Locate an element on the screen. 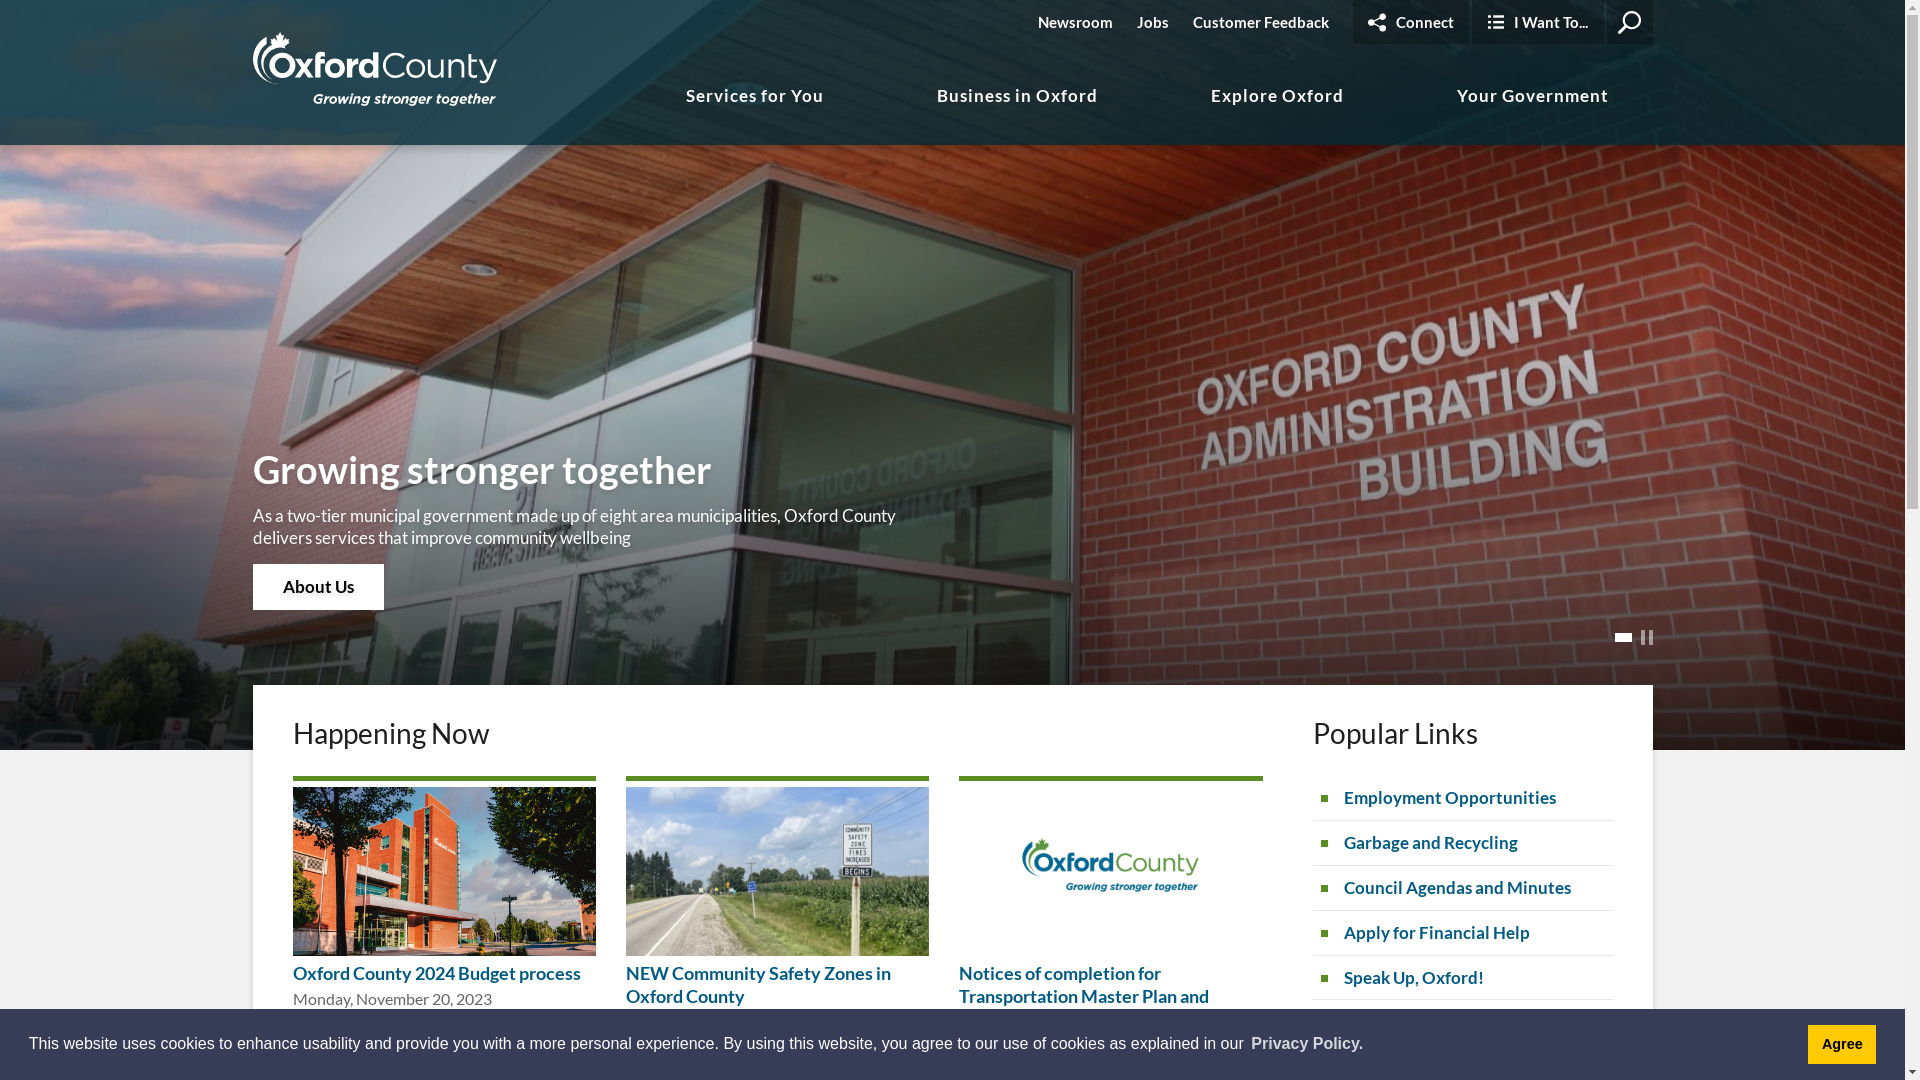  'Apply for Financial Help' is located at coordinates (1462, 933).